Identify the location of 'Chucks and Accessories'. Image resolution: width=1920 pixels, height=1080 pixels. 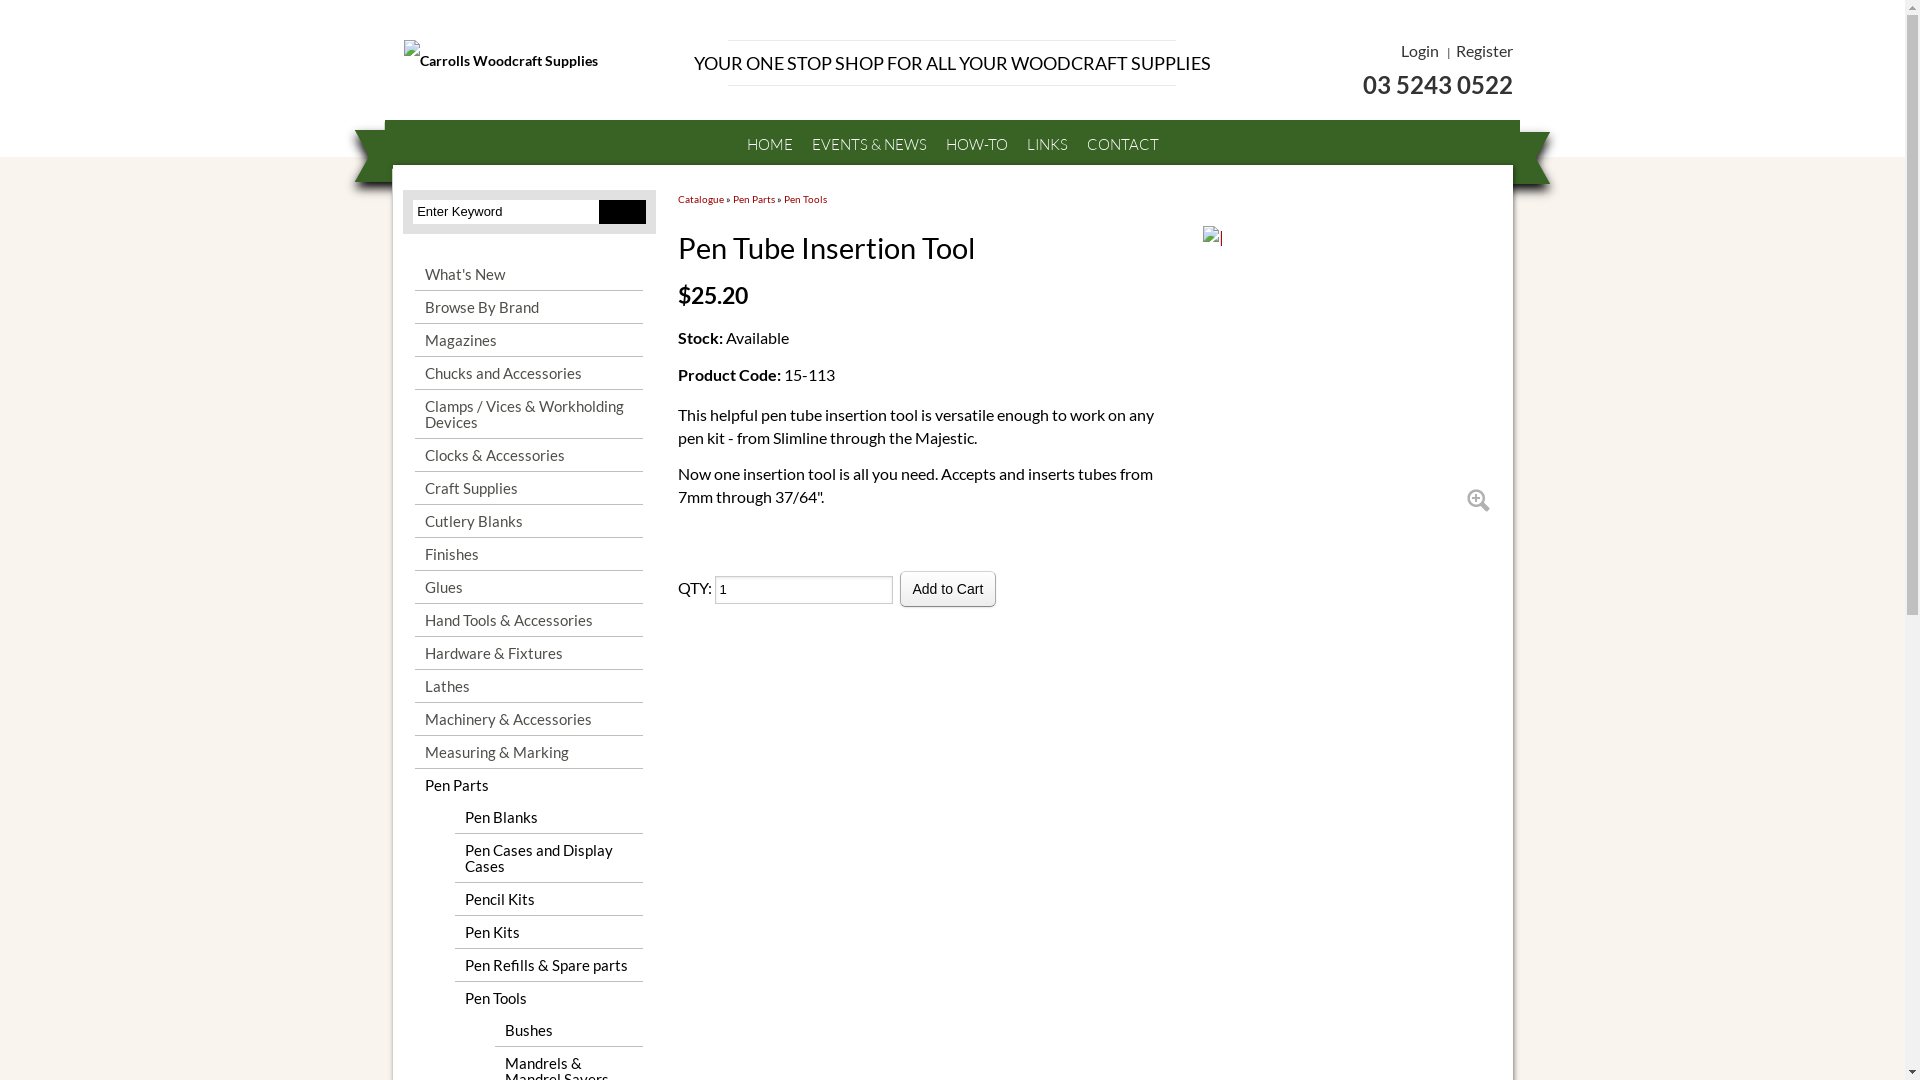
(528, 373).